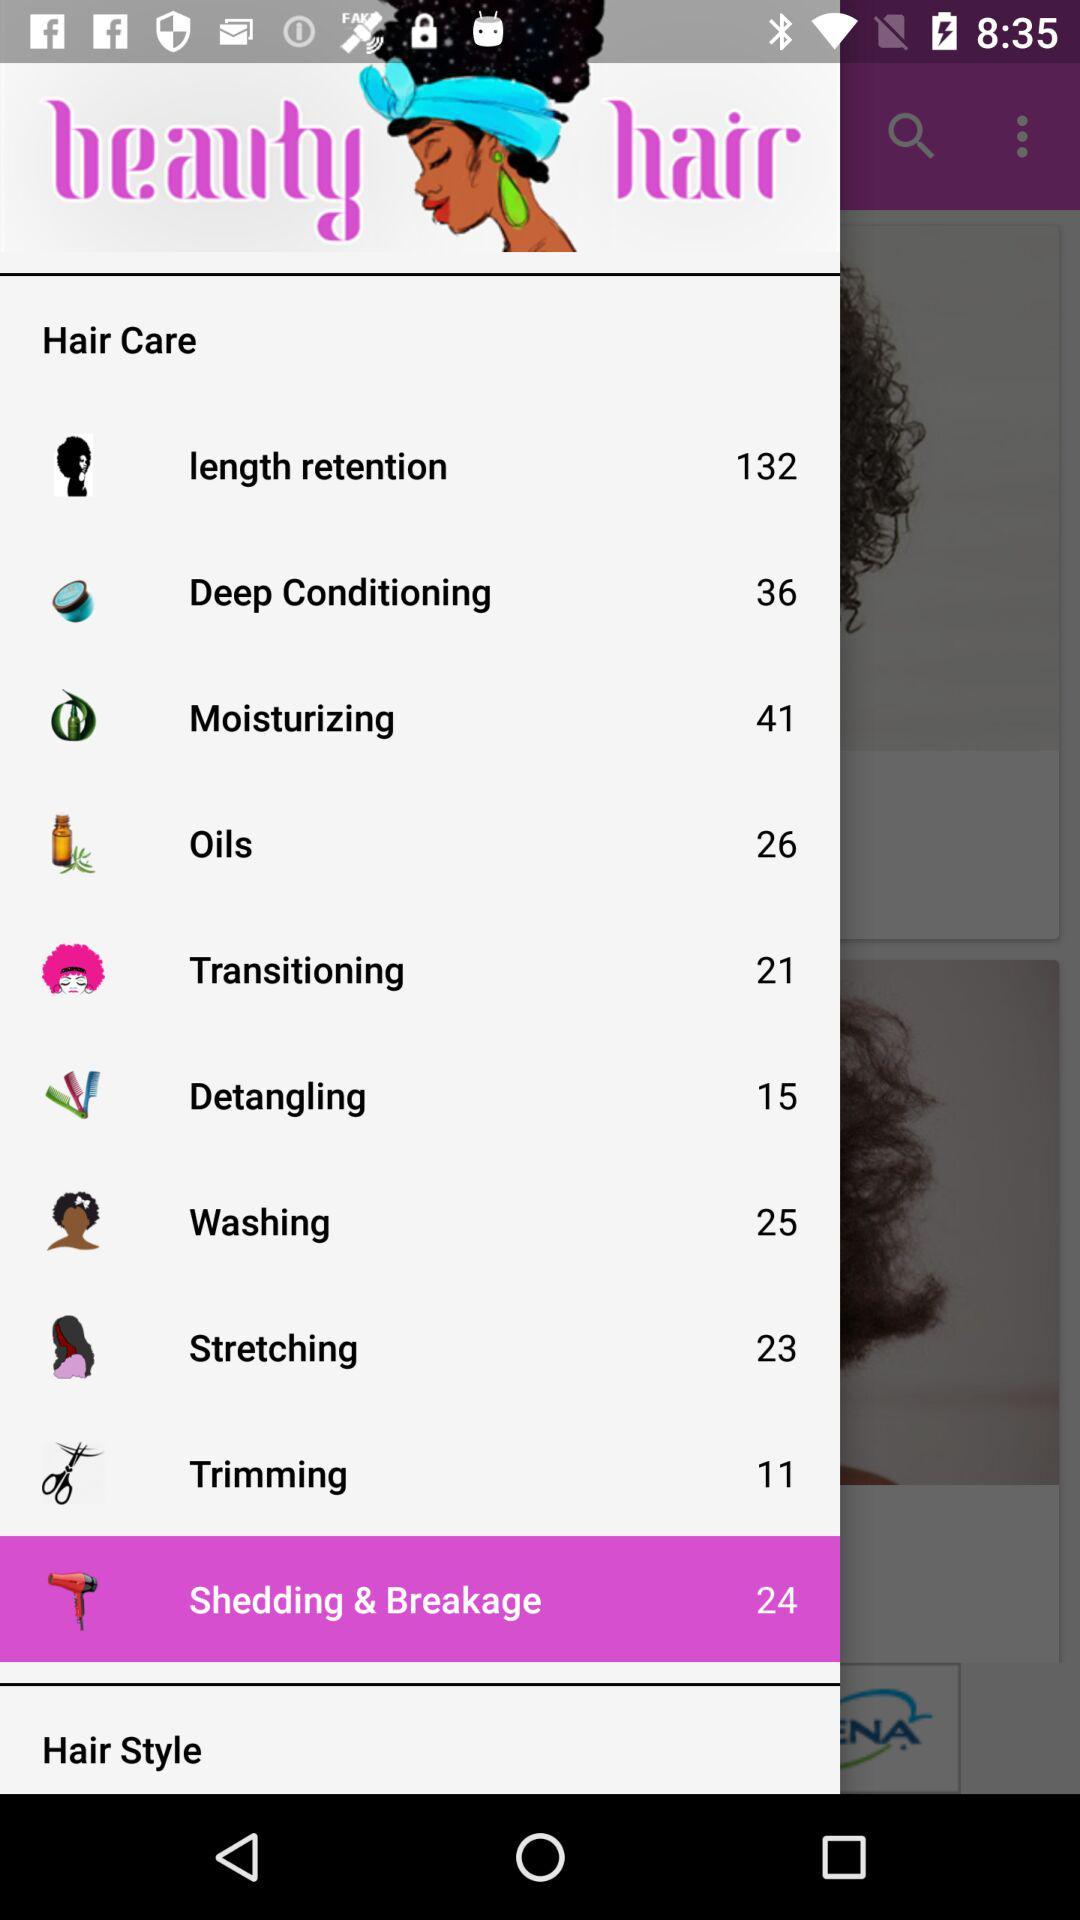 The height and width of the screenshot is (1920, 1080). What do you see at coordinates (72, 1597) in the screenshot?
I see `tap the blow drier icon` at bounding box center [72, 1597].